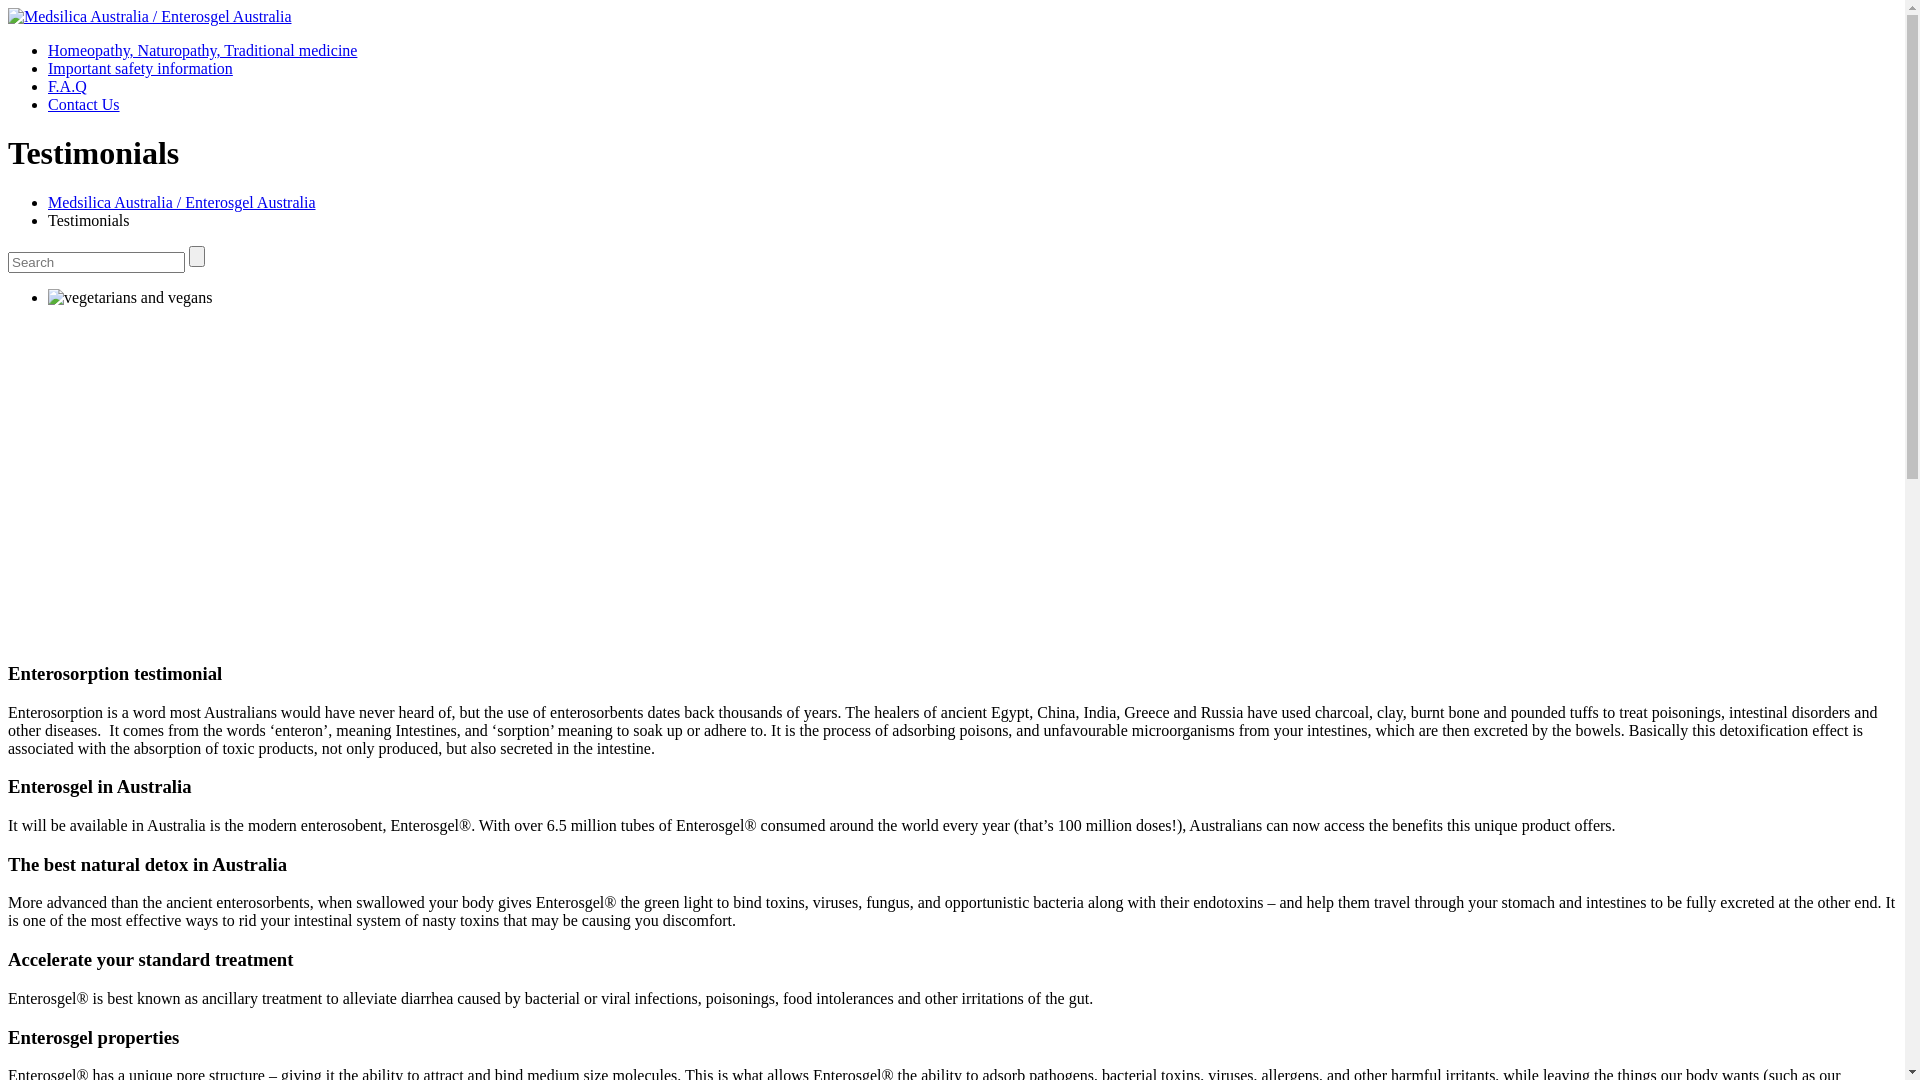  What do you see at coordinates (67, 85) in the screenshot?
I see `'F.A.Q'` at bounding box center [67, 85].